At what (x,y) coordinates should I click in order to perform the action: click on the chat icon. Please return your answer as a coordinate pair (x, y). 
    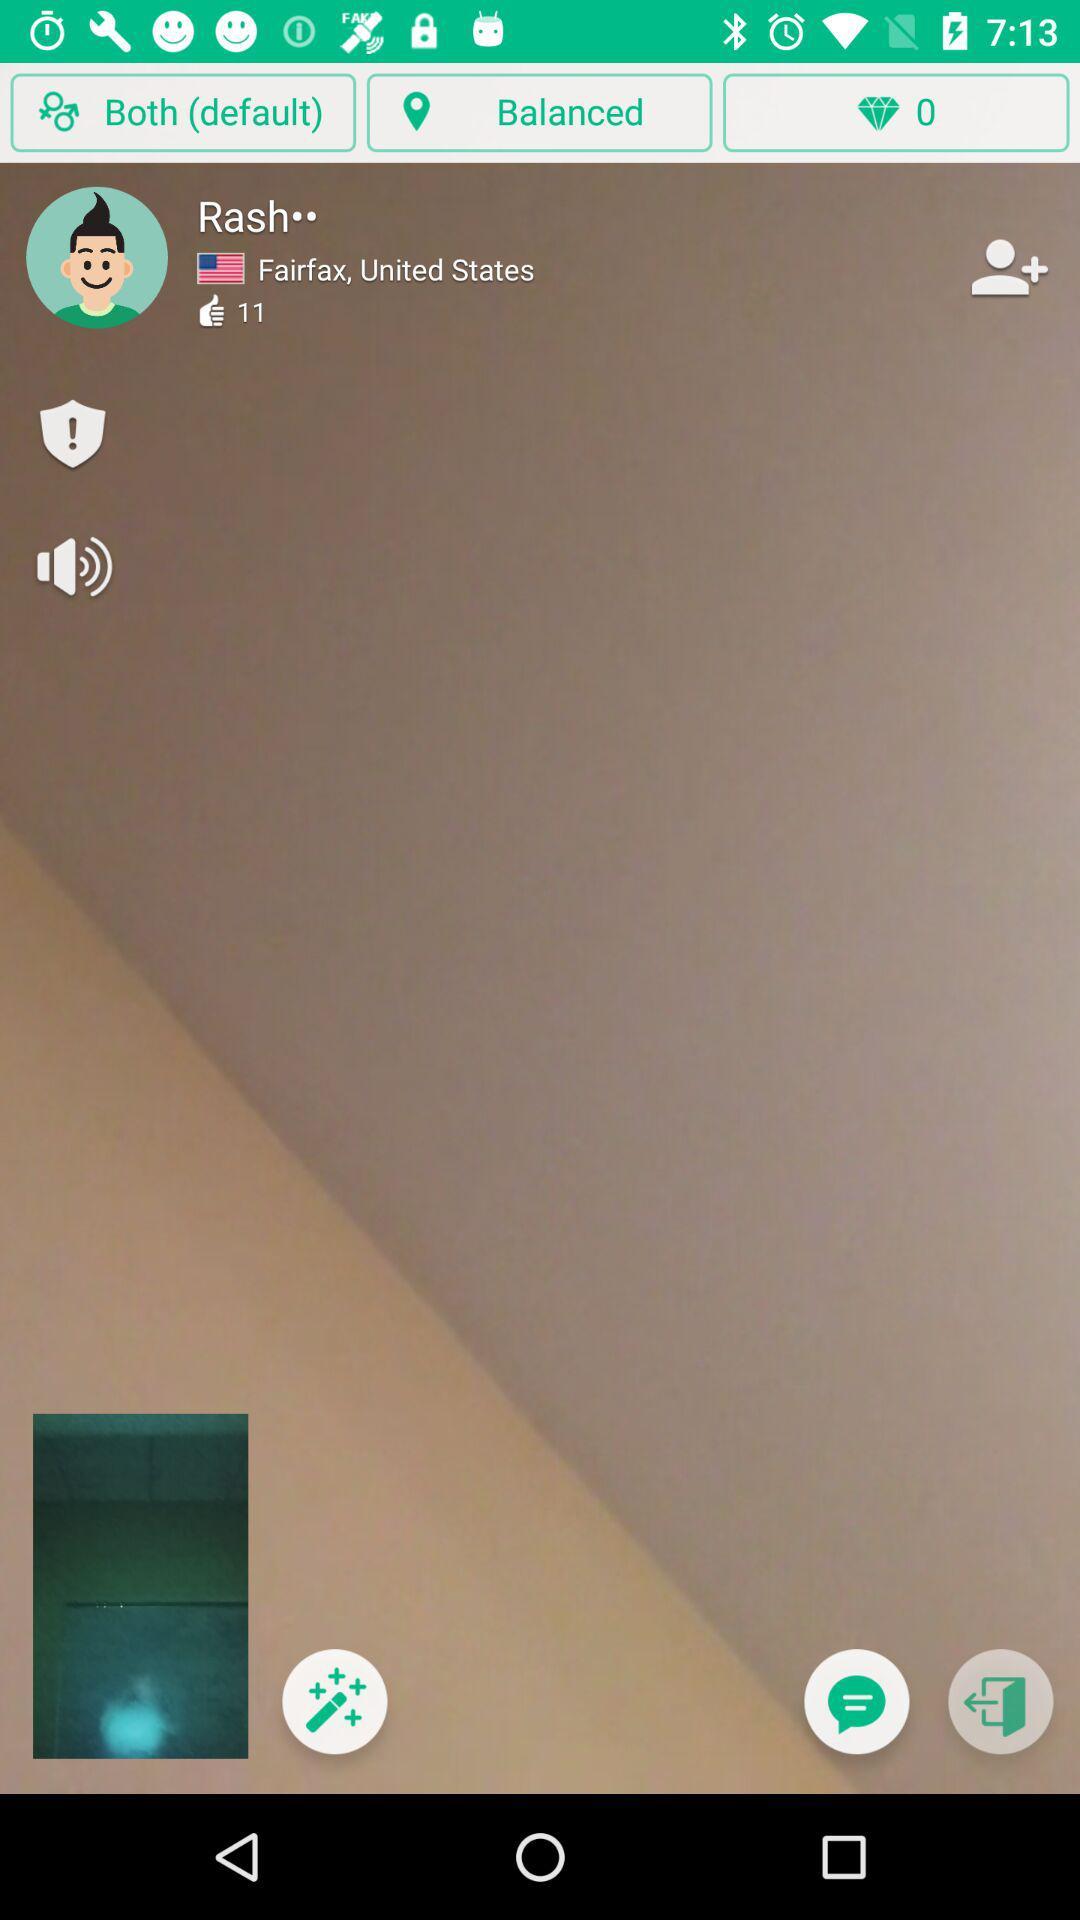
    Looking at the image, I should click on (855, 1713).